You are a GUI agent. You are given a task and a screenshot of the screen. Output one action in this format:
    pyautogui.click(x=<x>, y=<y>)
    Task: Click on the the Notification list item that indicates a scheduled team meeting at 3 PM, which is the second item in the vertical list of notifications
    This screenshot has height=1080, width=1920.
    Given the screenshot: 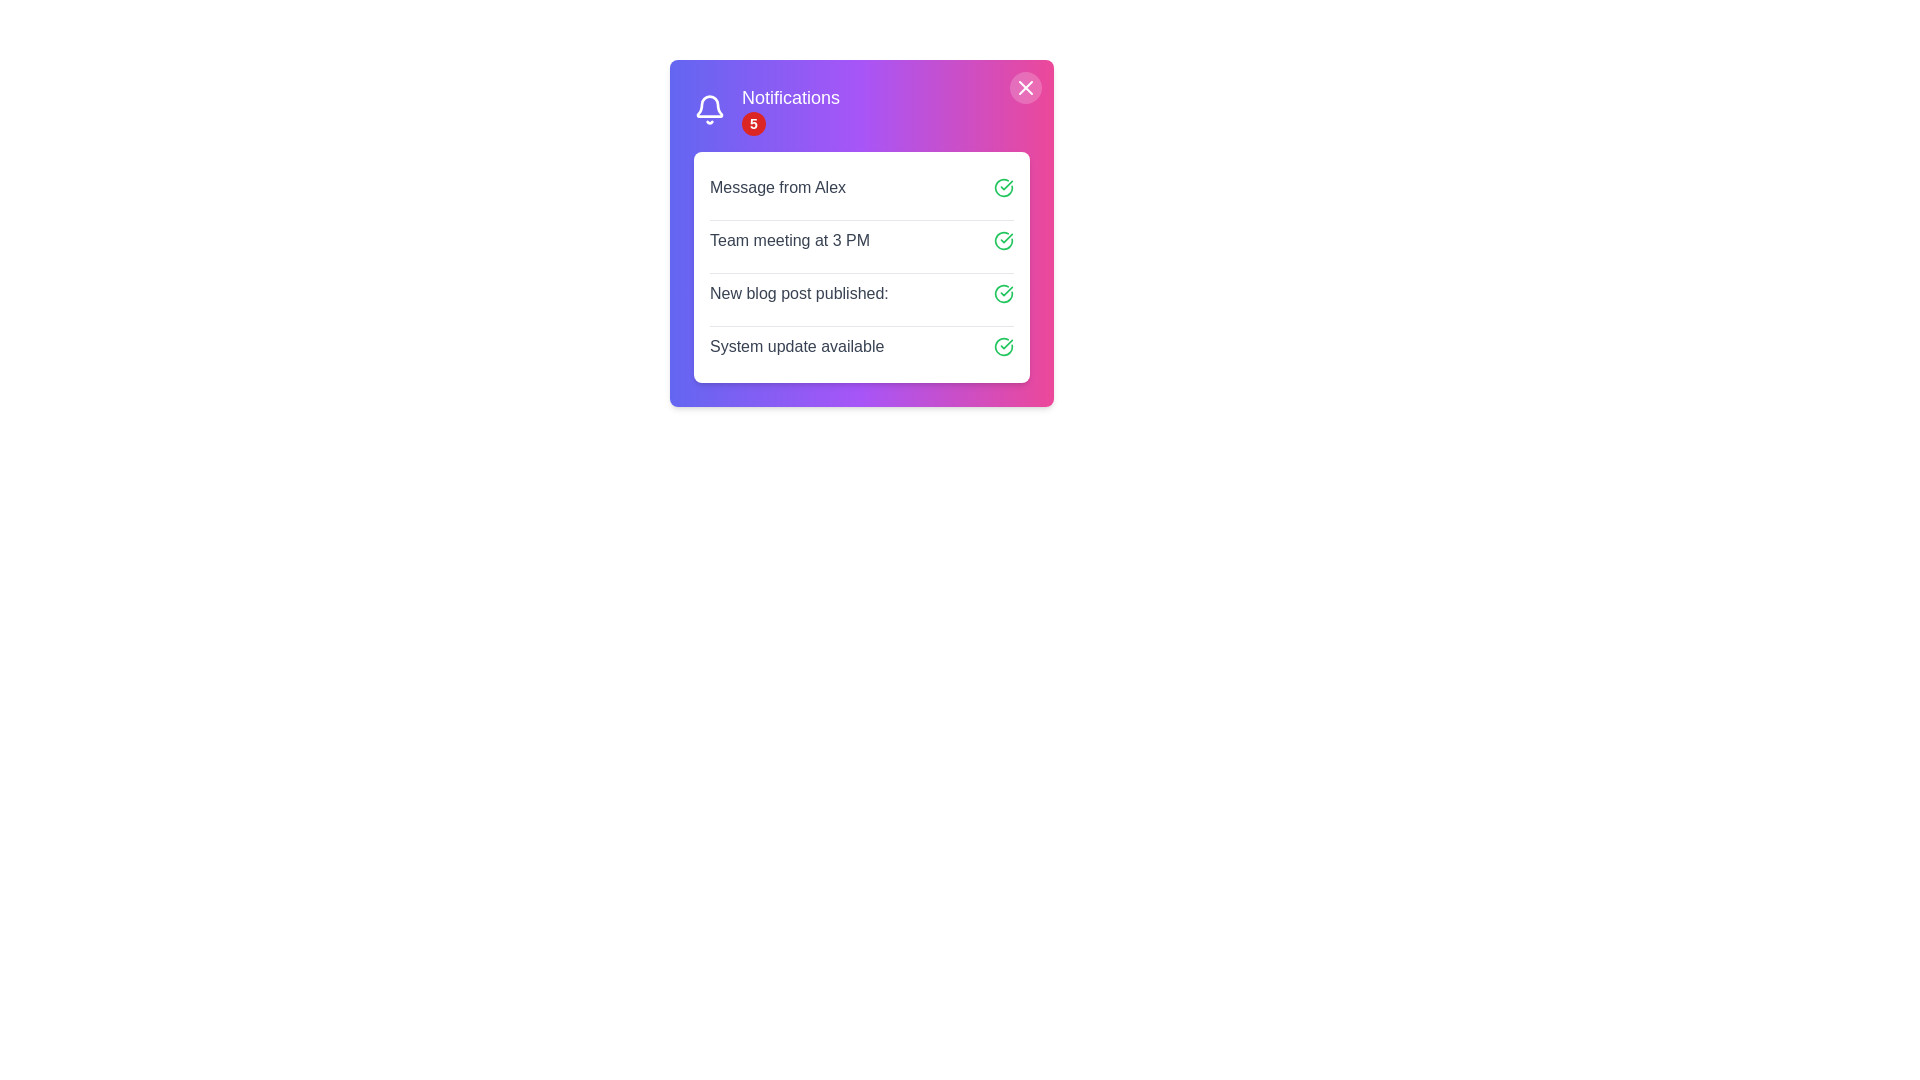 What is the action you would take?
    pyautogui.click(x=862, y=239)
    